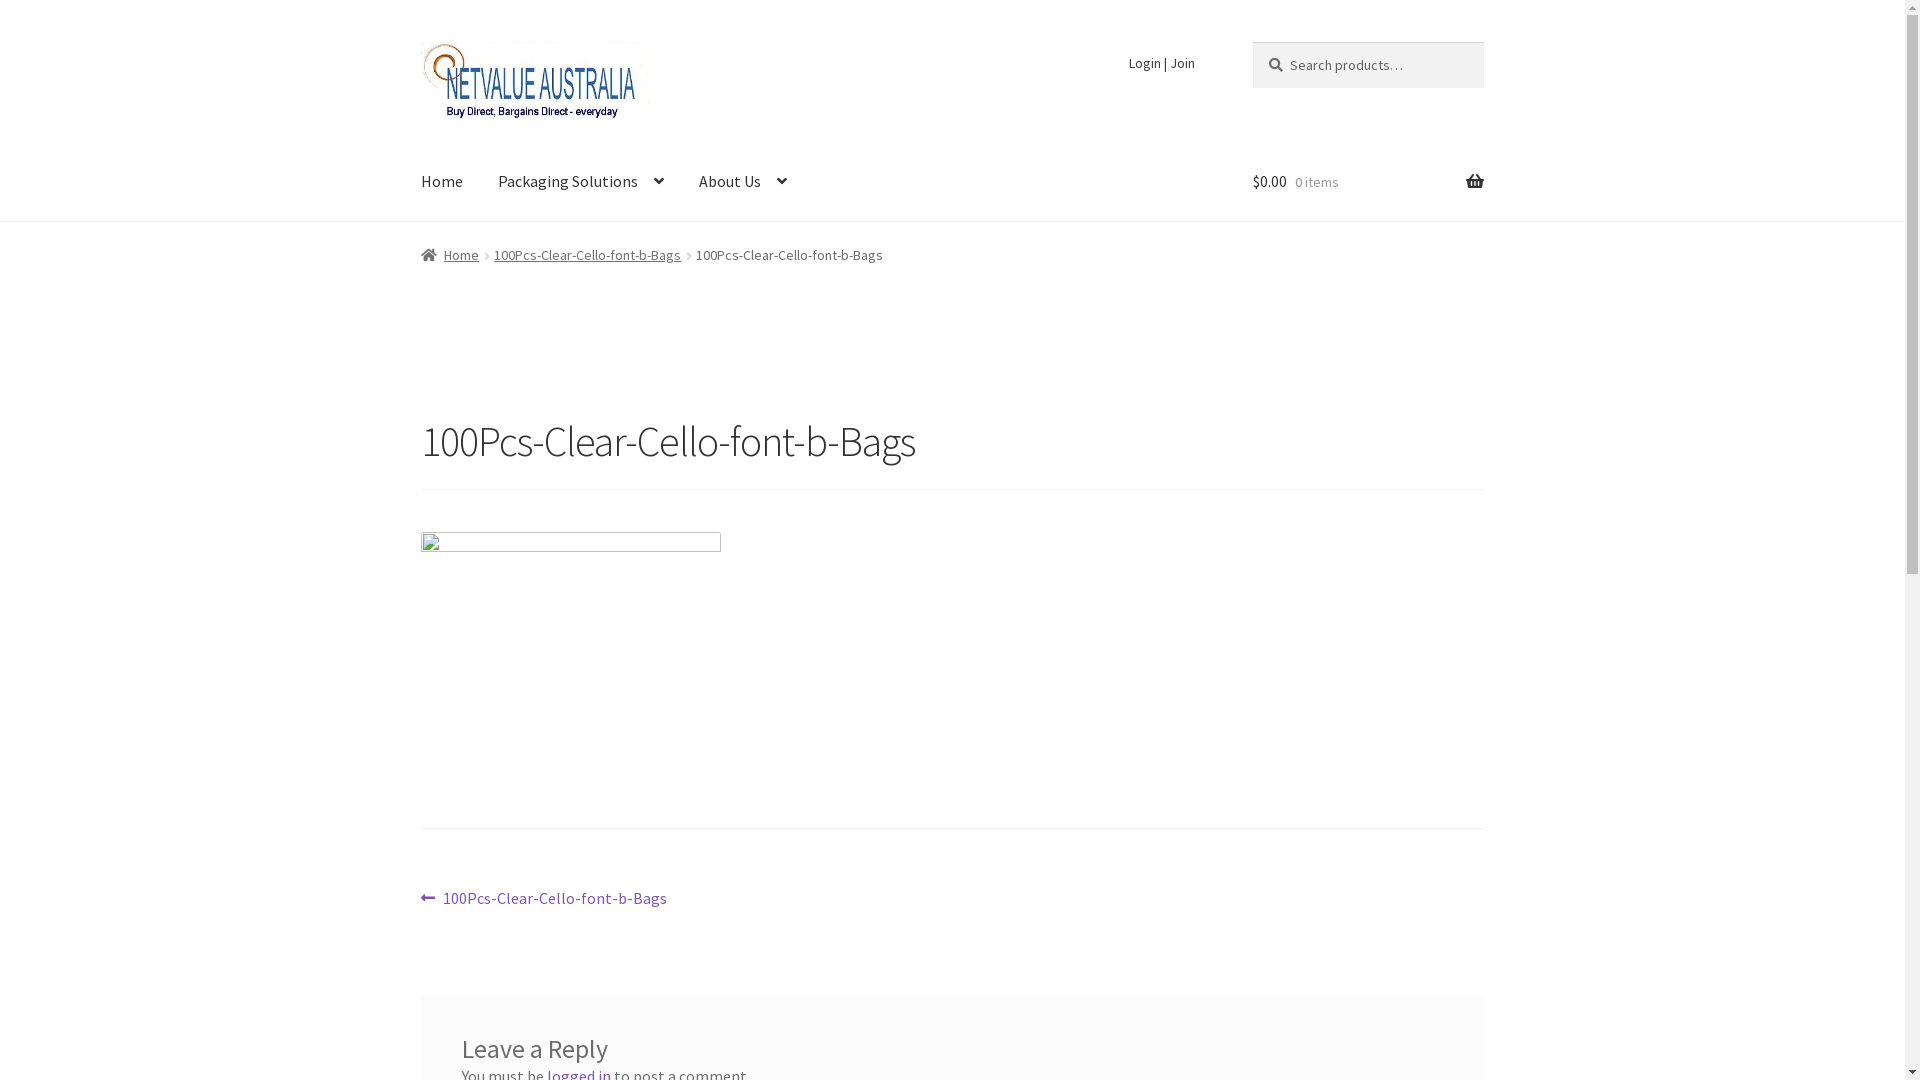  Describe the element at coordinates (682, 181) in the screenshot. I see `'About Us'` at that location.